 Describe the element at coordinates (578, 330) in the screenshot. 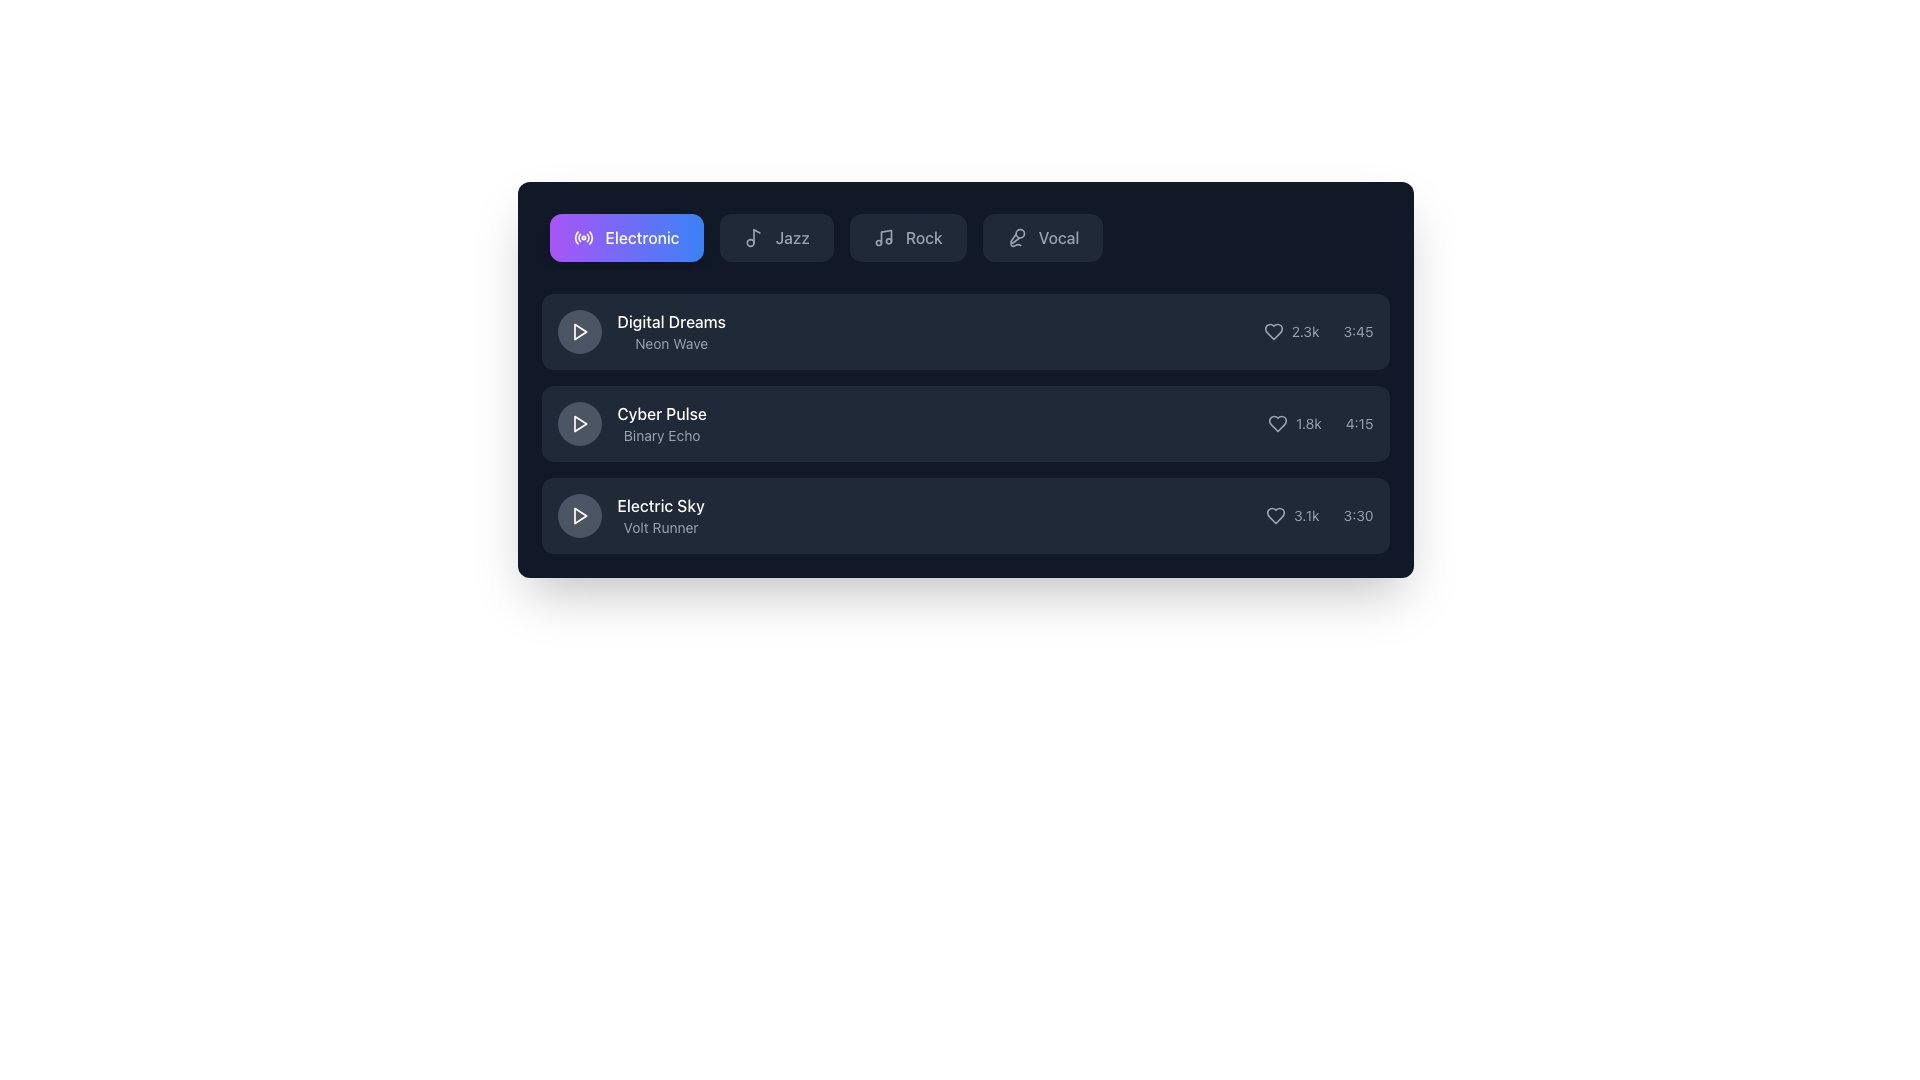

I see `the play button for the 'Digital Dreams' track to change its color and size` at that location.